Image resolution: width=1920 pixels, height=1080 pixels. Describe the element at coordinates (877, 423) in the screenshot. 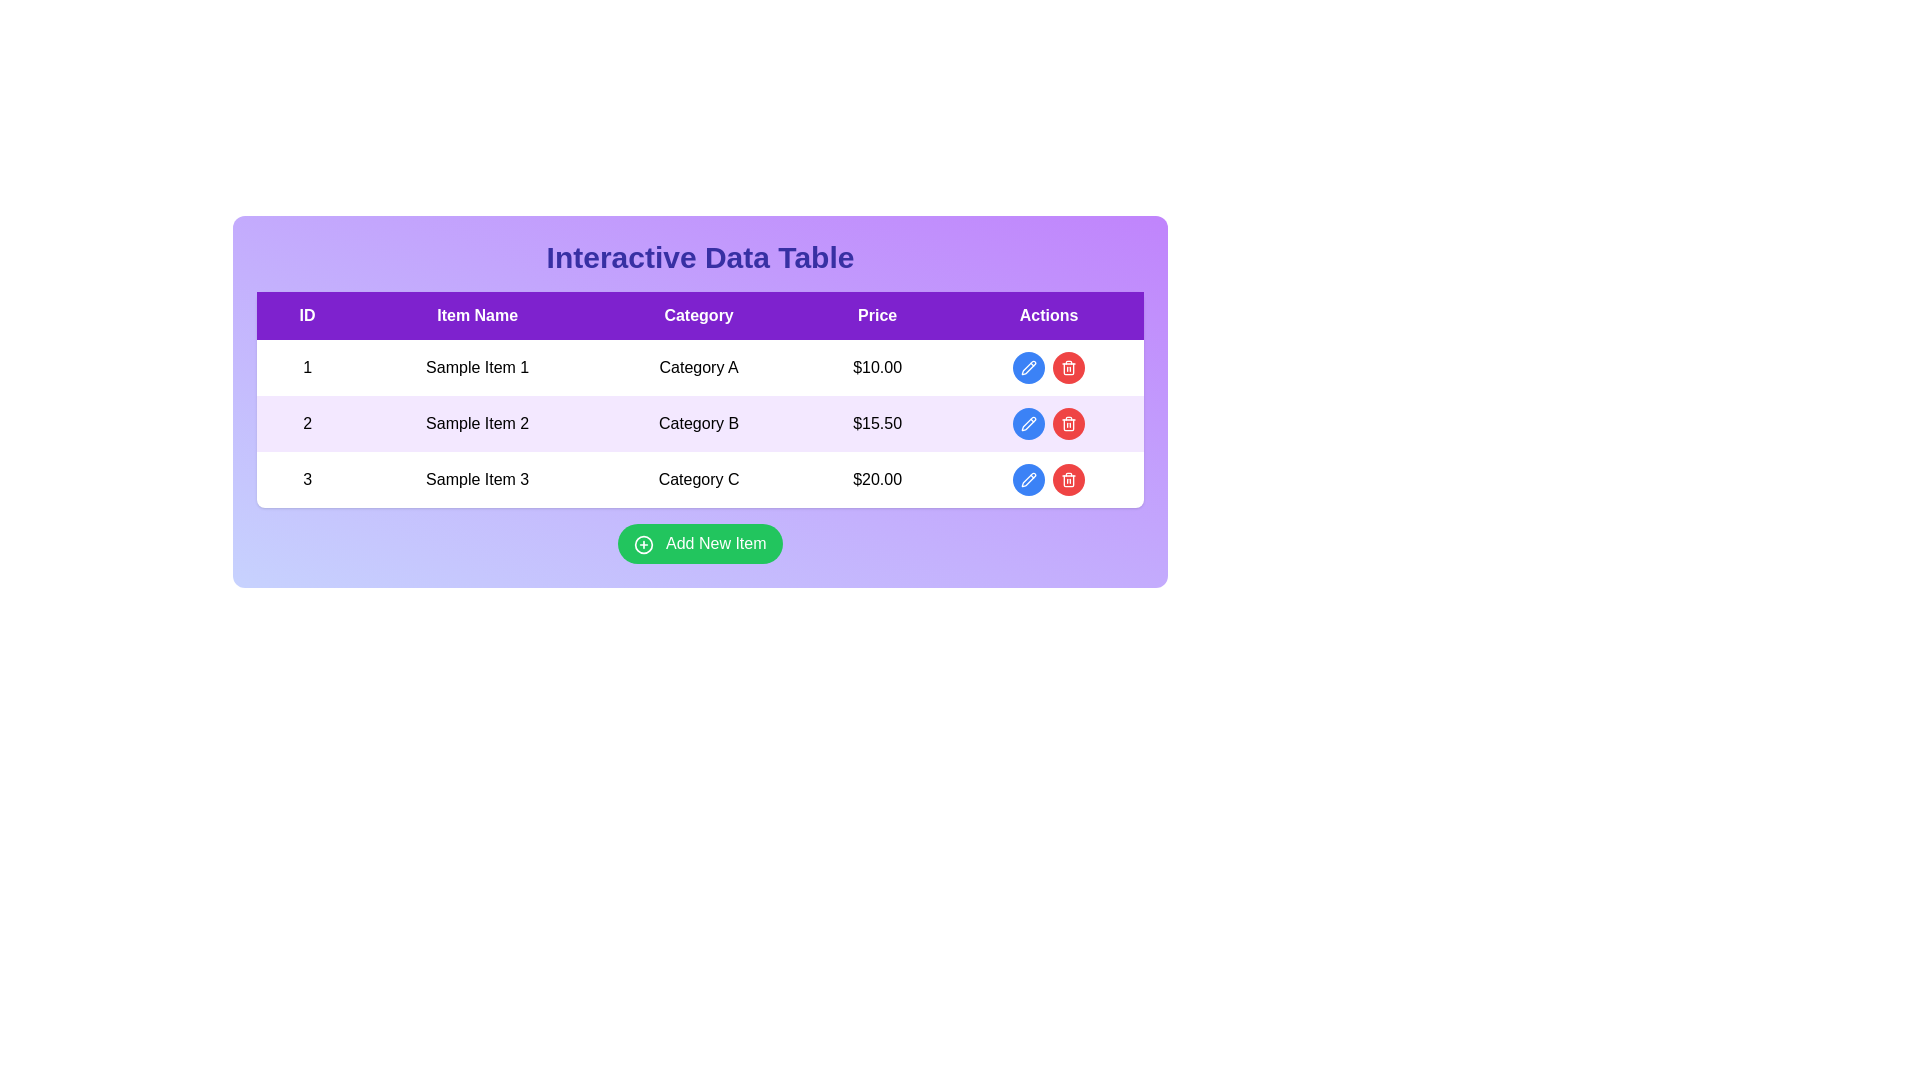

I see `the table cell displaying the price '$15.50' in the 'Price' column of the interactive data table` at that location.